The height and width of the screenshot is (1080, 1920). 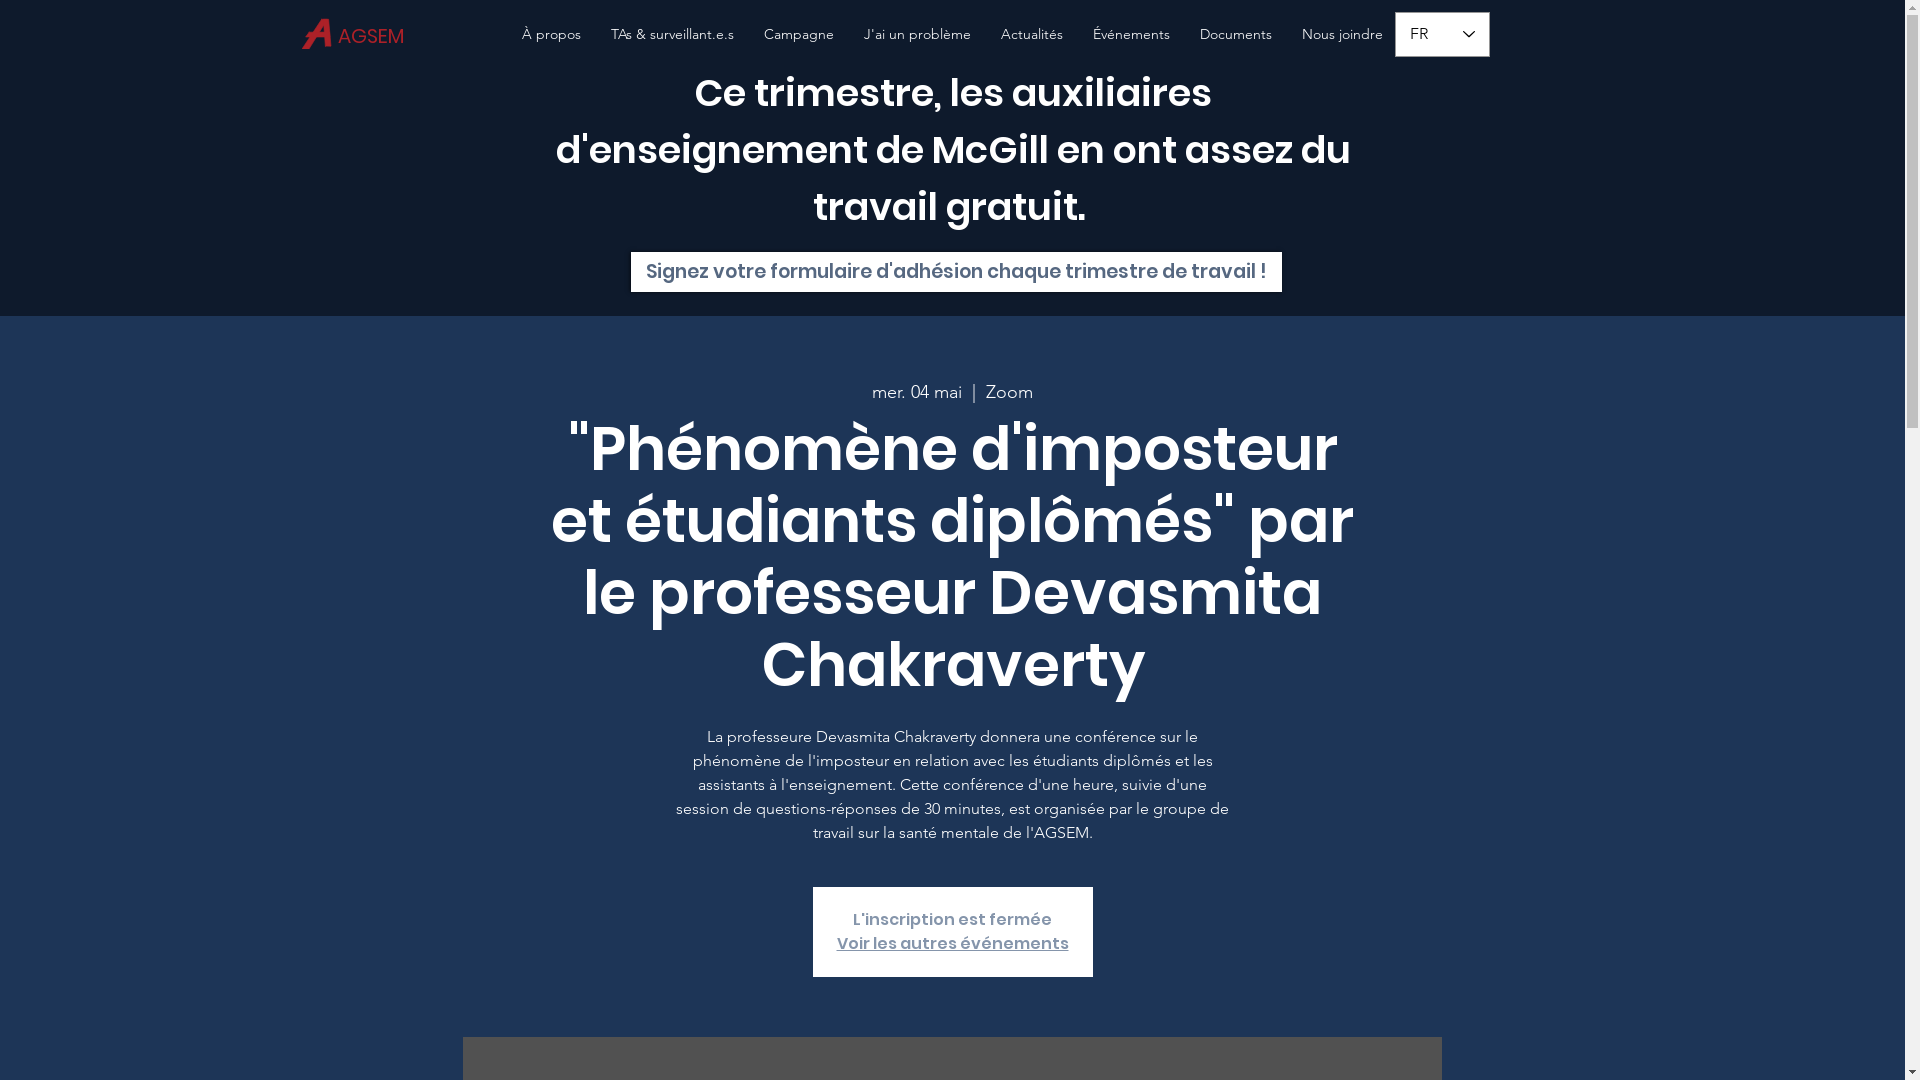 What do you see at coordinates (1342, 34) in the screenshot?
I see `'Nous joindre'` at bounding box center [1342, 34].